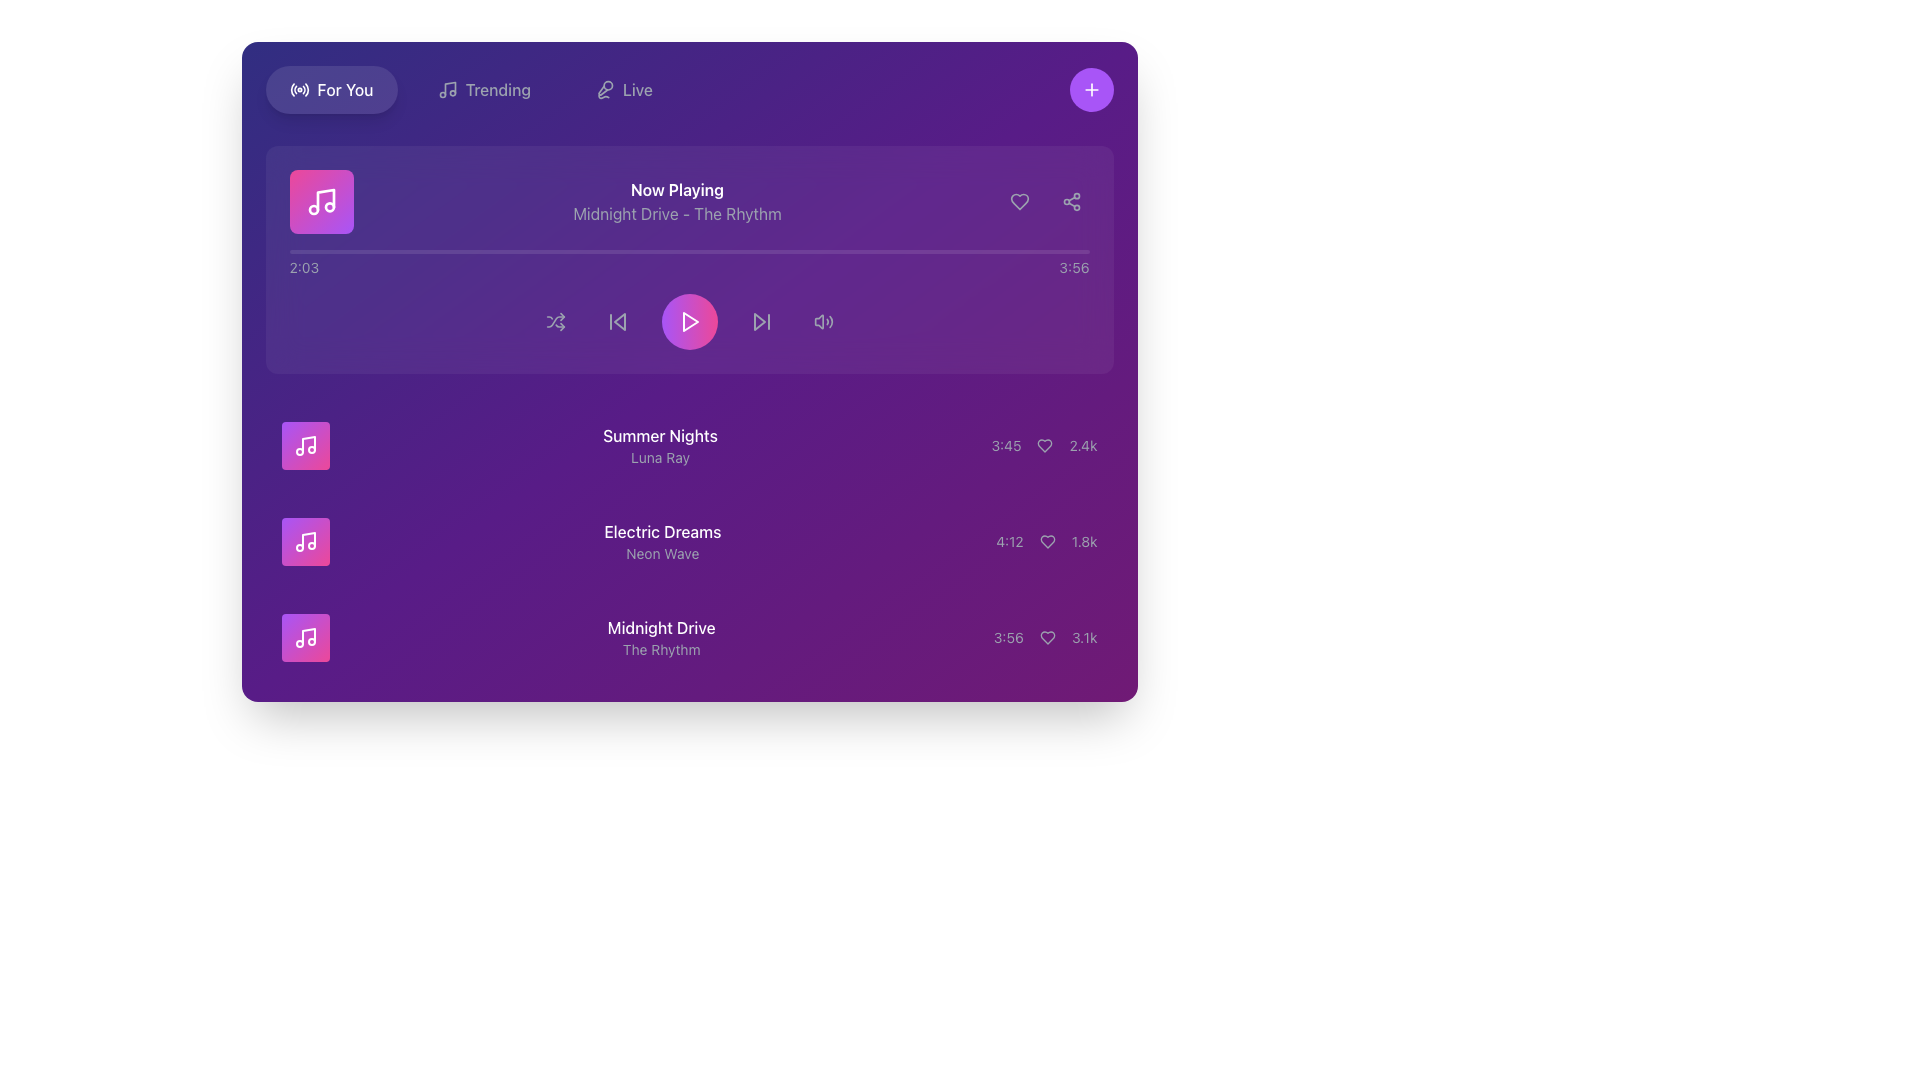 The image size is (1920, 1080). I want to click on the 'For You' text label within the button located in the top-left corner of the interface, so click(345, 88).